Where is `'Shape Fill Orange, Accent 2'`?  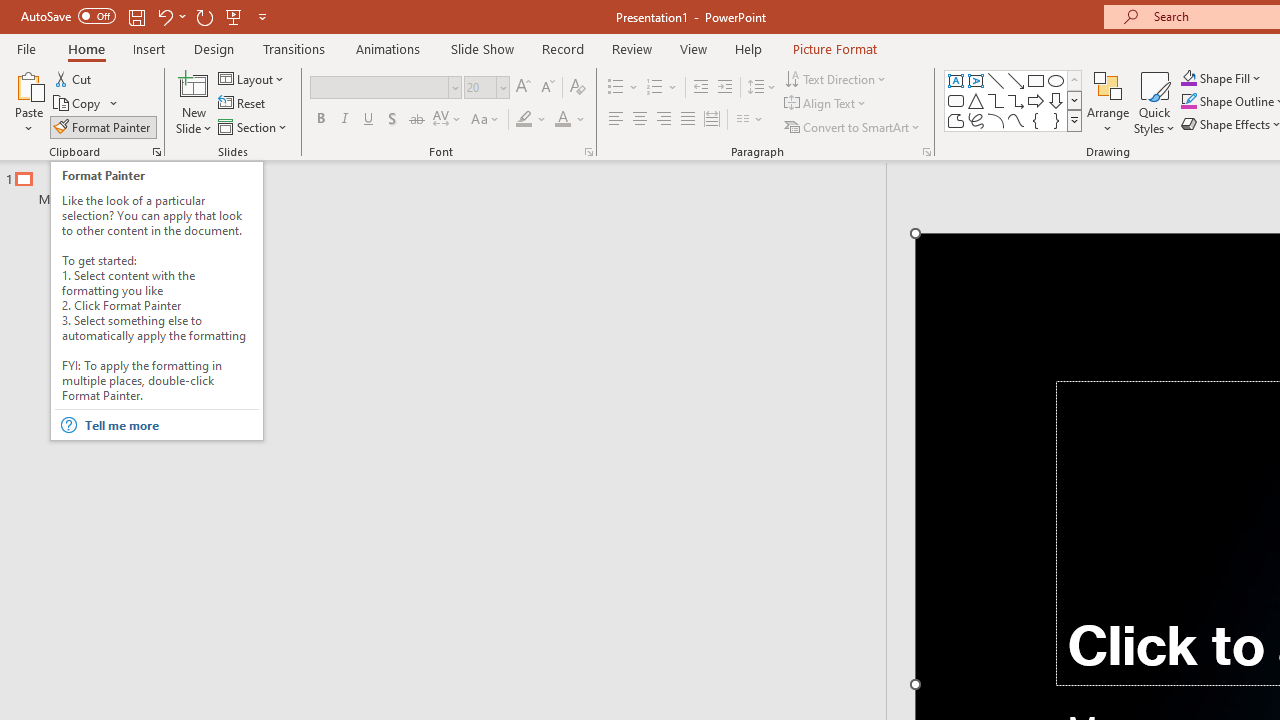
'Shape Fill Orange, Accent 2' is located at coordinates (1189, 77).